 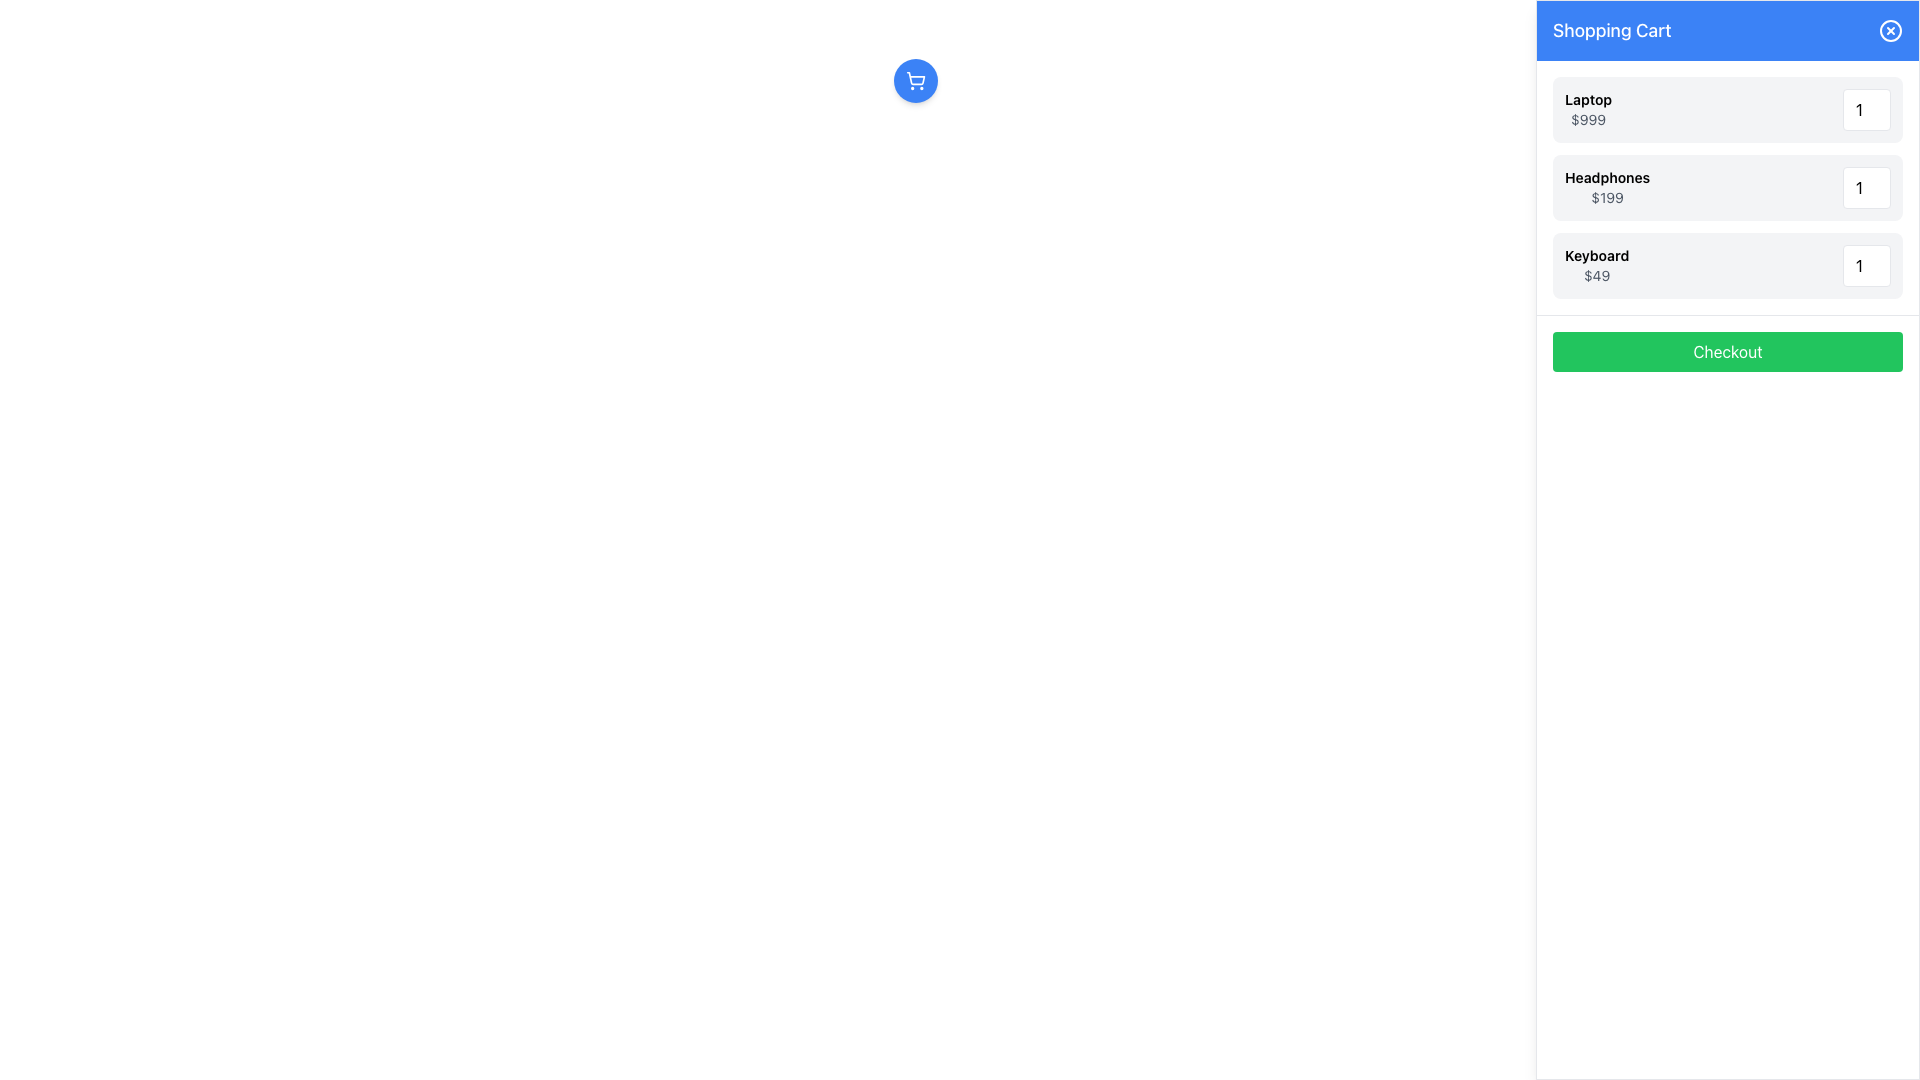 I want to click on the 'Headphones' text label displaying the price '$199' in the shopping cart interface, located under the 'Laptop' item and above the 'Keyboard' item, so click(x=1607, y=188).